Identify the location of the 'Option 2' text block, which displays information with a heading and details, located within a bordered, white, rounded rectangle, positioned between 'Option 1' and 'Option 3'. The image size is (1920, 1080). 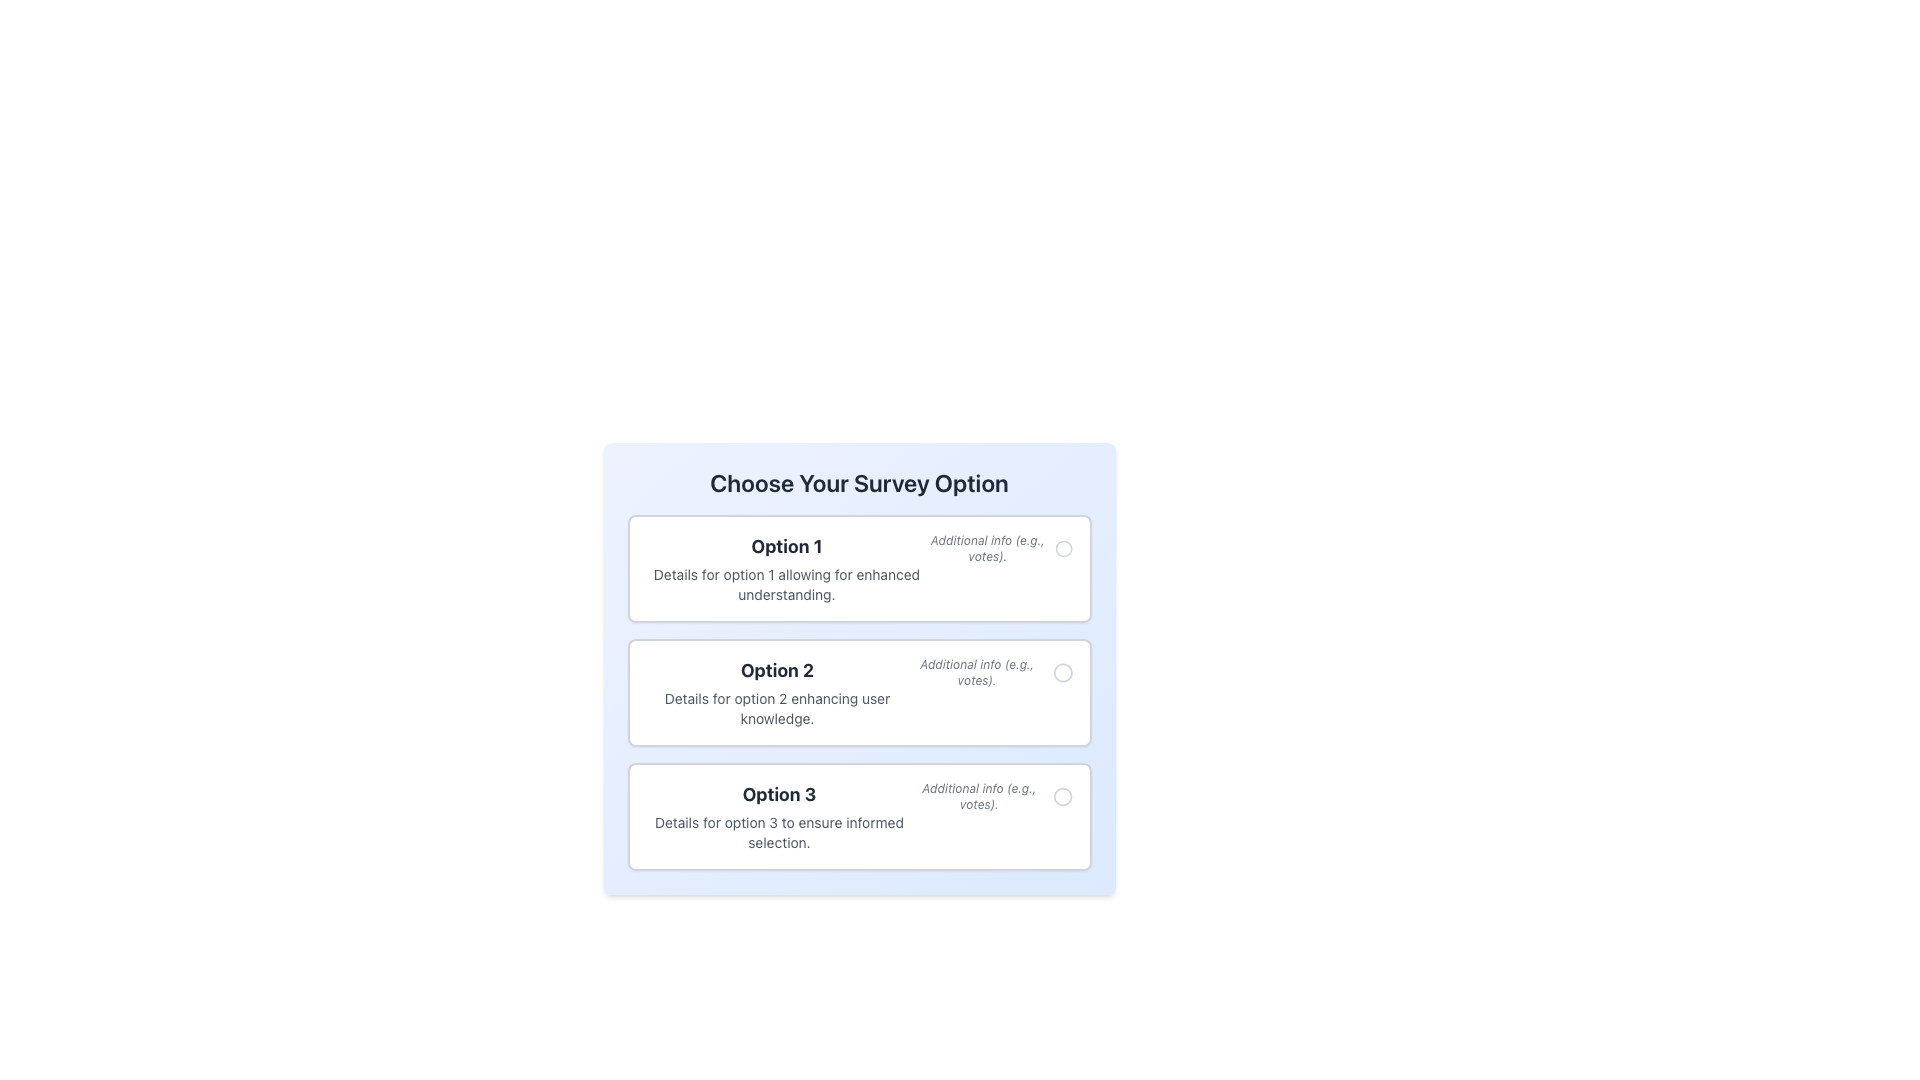
(776, 692).